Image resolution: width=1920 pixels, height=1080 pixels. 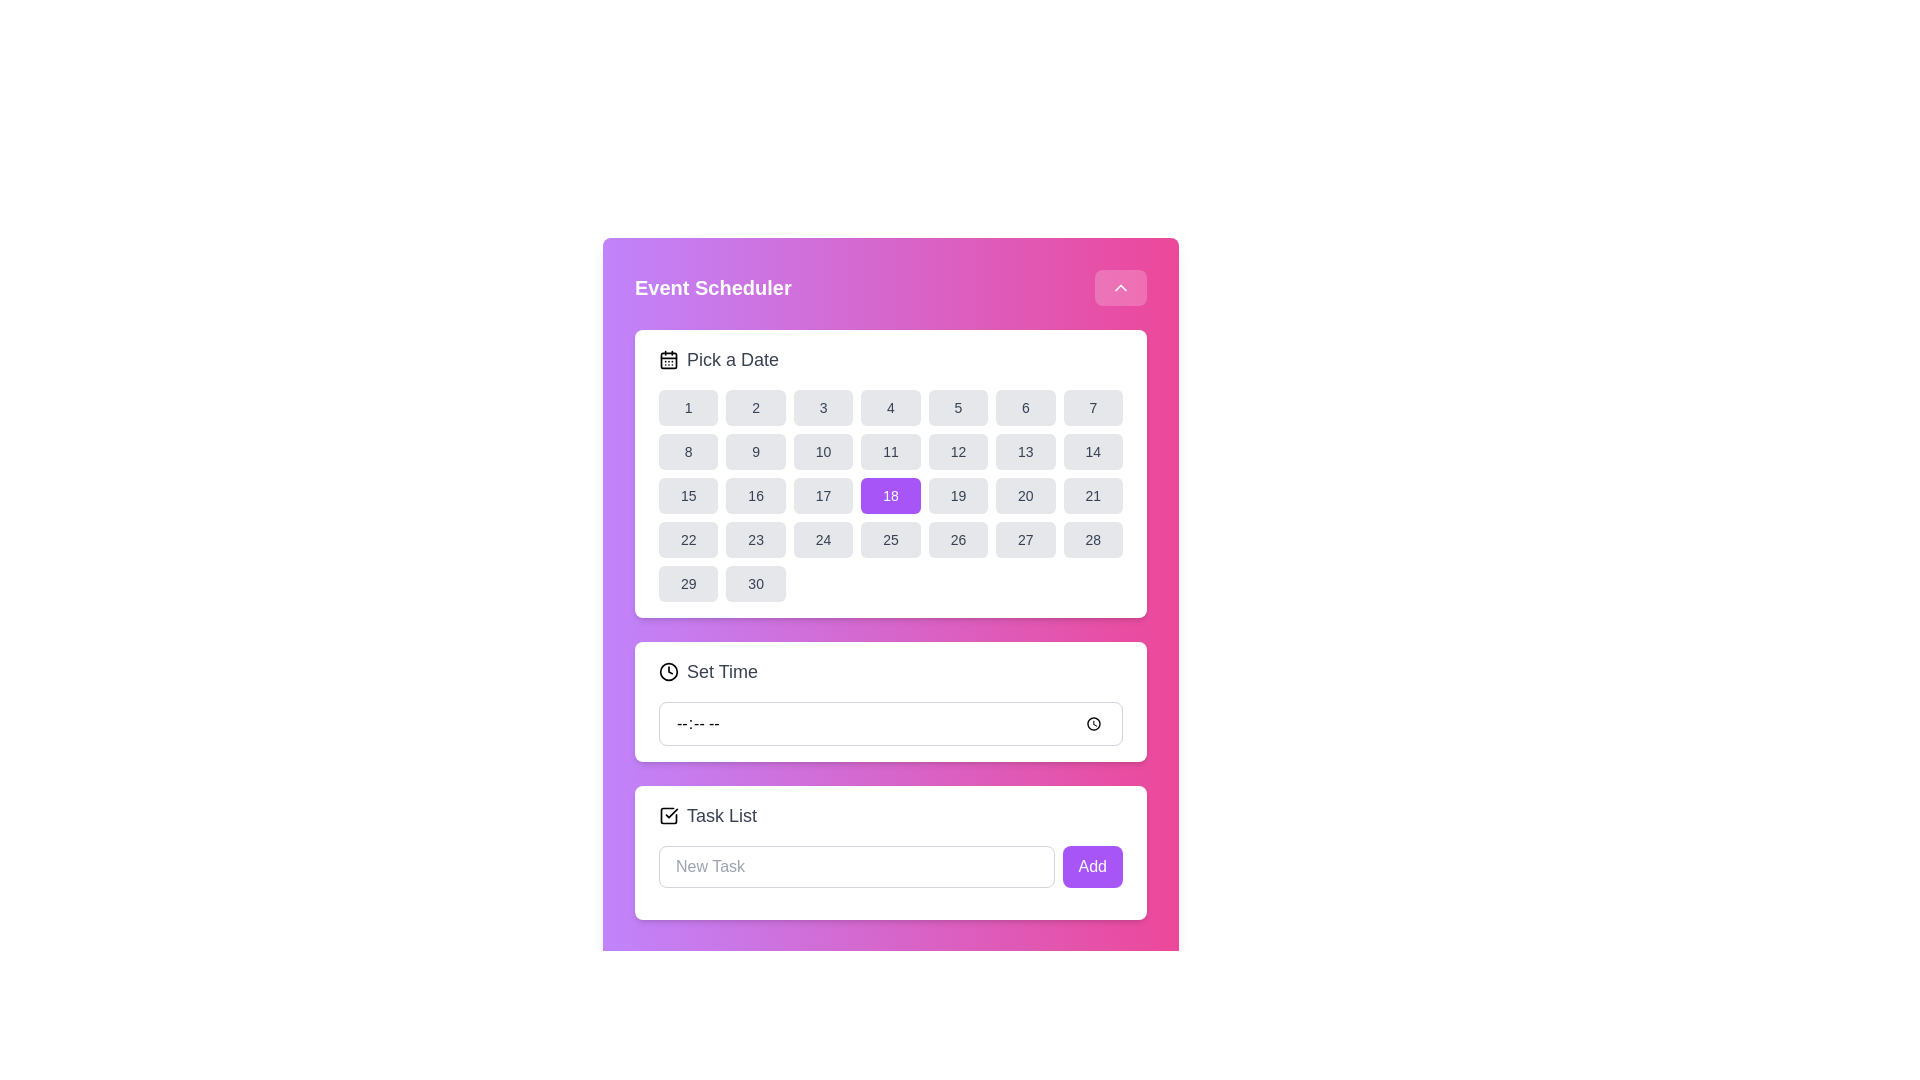 I want to click on the date button for the 9th day of the month in the date-picking interface to receive visual feedback, so click(x=755, y=451).